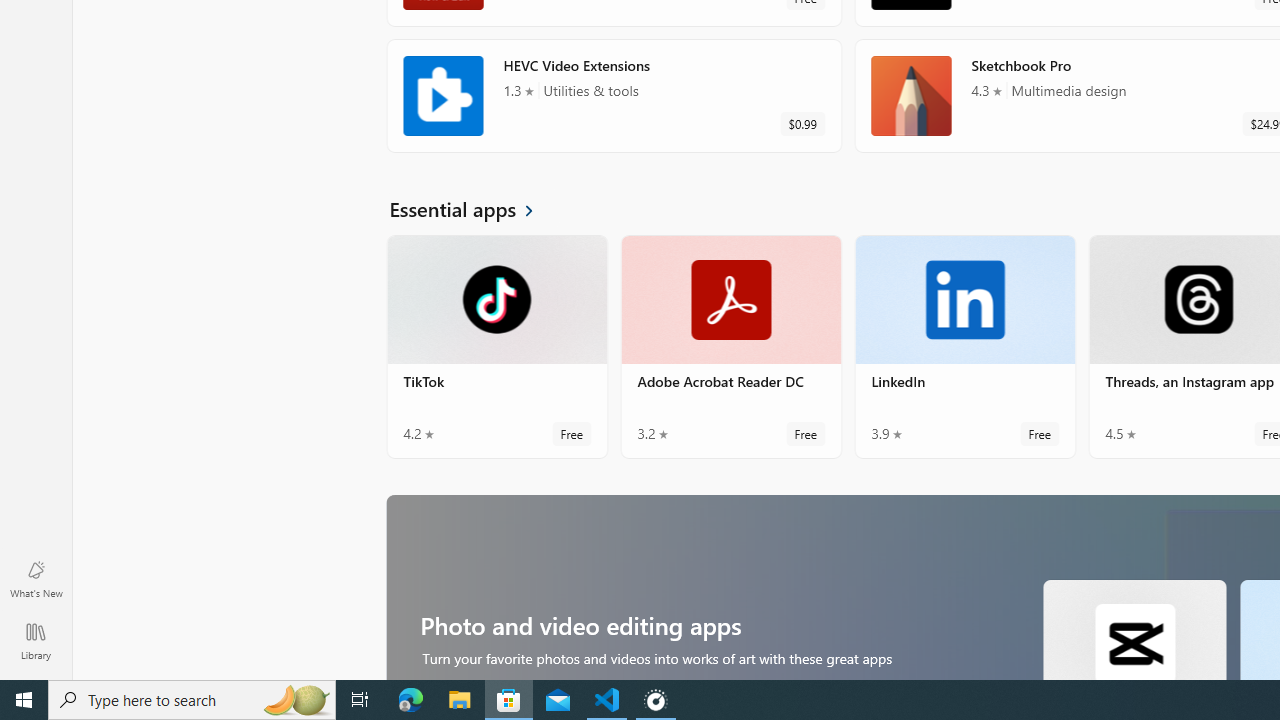 The height and width of the screenshot is (720, 1280). What do you see at coordinates (472, 208) in the screenshot?
I see `'See all  Essential apps'` at bounding box center [472, 208].